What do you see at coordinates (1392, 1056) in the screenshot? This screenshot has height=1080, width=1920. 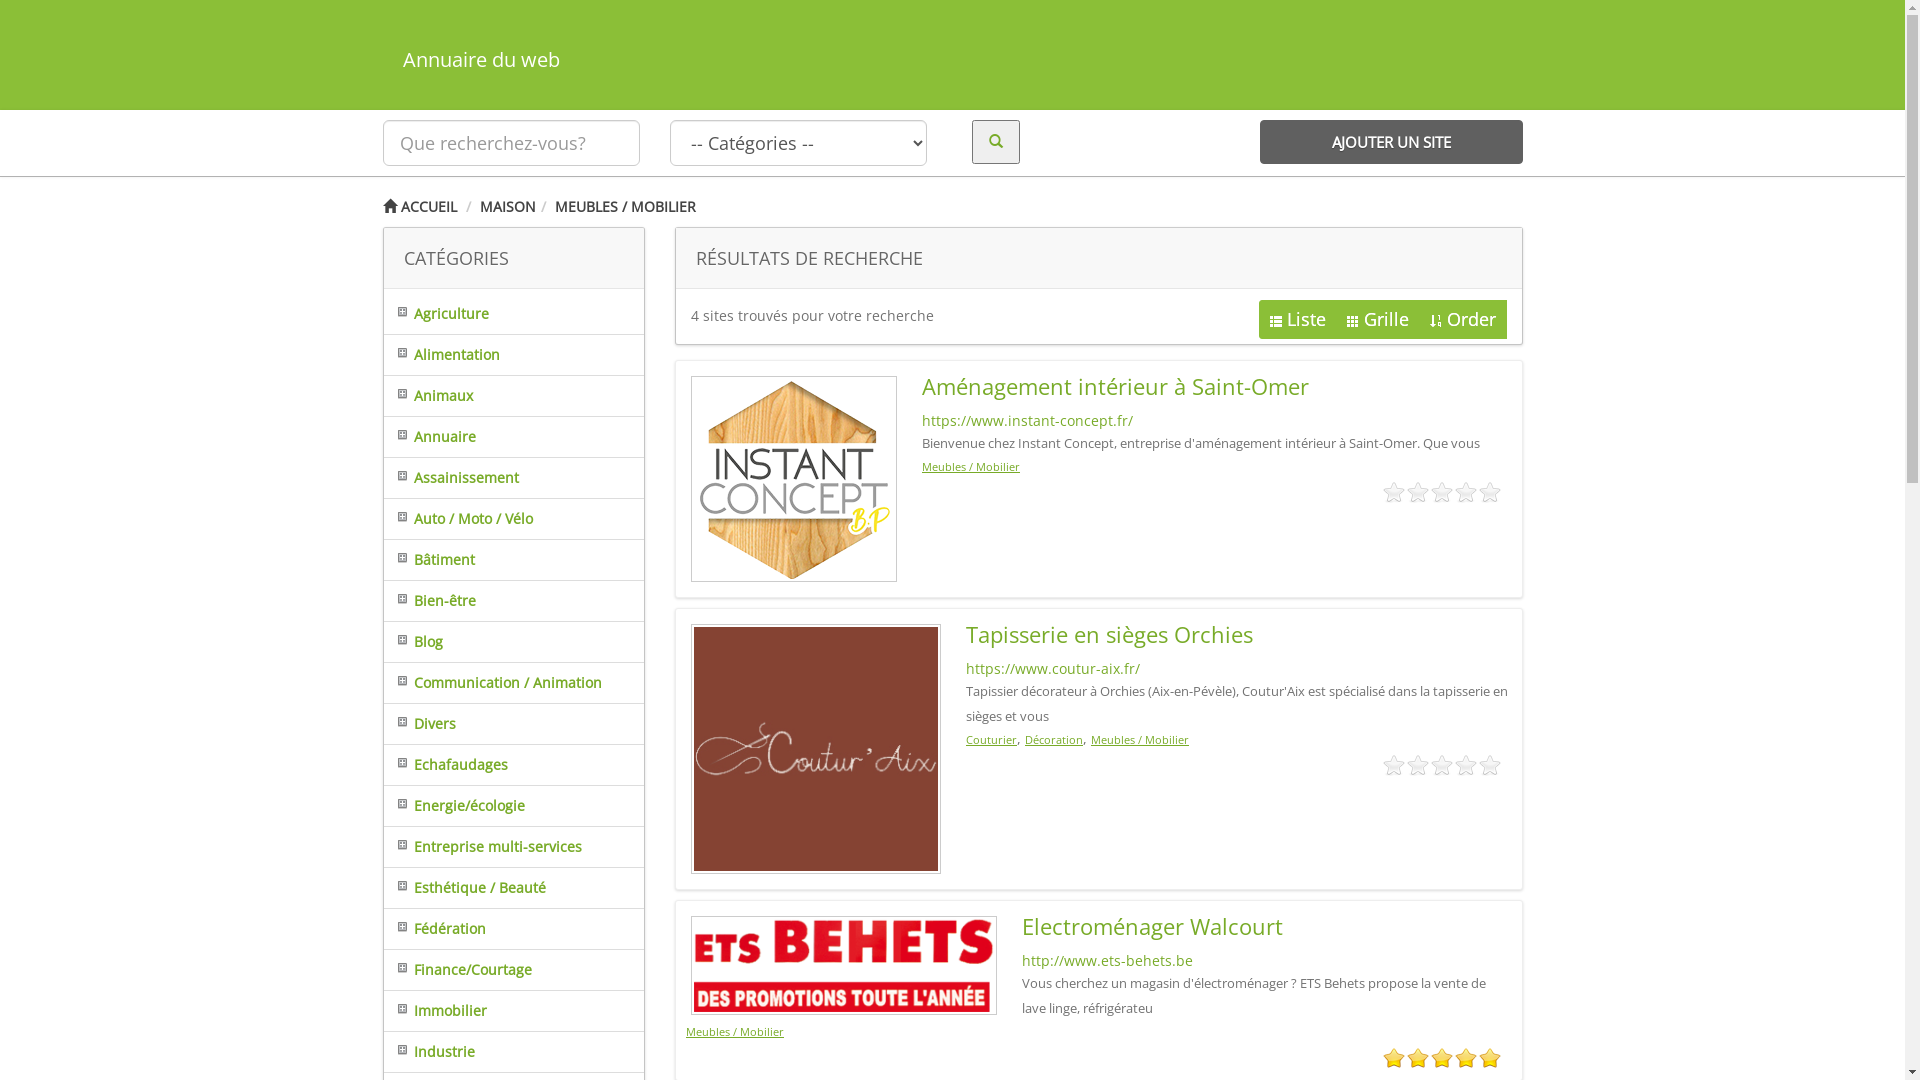 I see `'bad'` at bounding box center [1392, 1056].